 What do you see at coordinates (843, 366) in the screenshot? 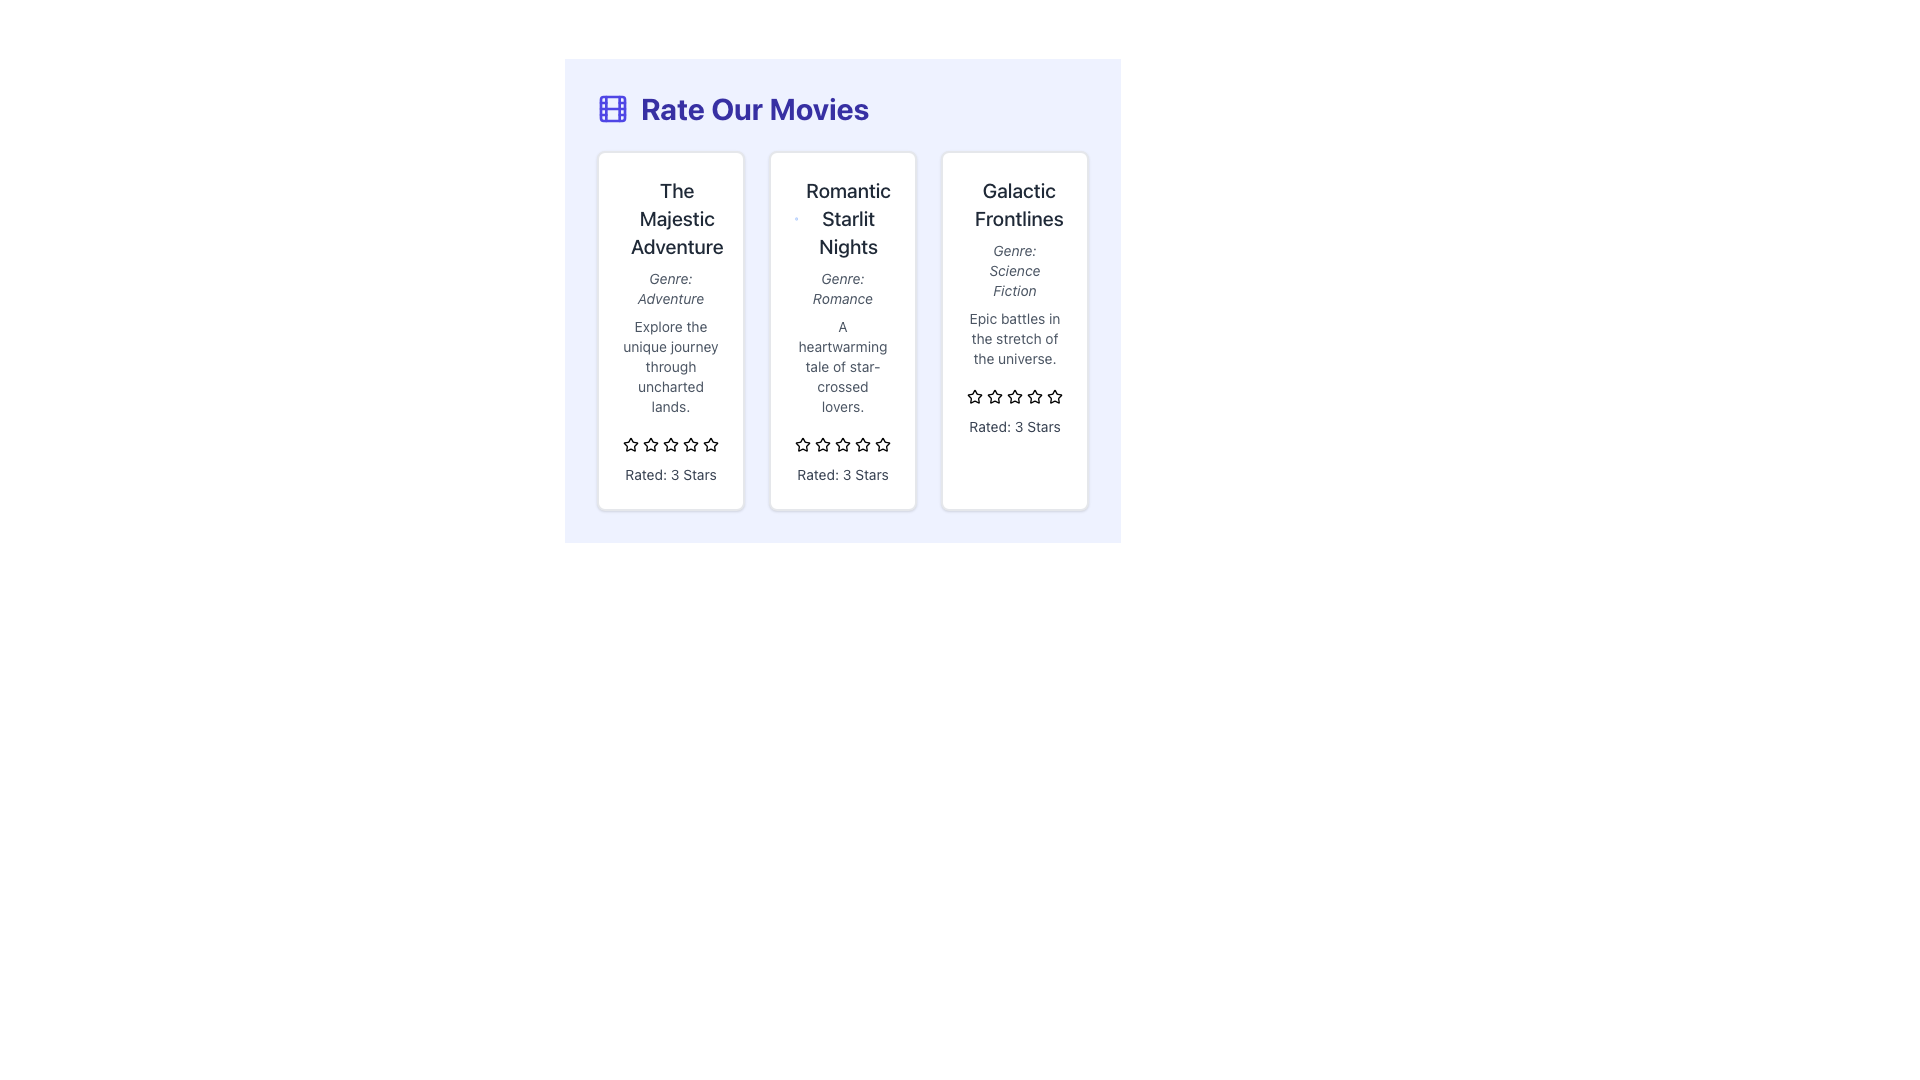
I see `text block containing 'A heartwarming tale of star-crossed lovers.' which is located below the 'Genre: Romance' and above the star rating in the 'Romantic Starlit Nights' movie card` at bounding box center [843, 366].